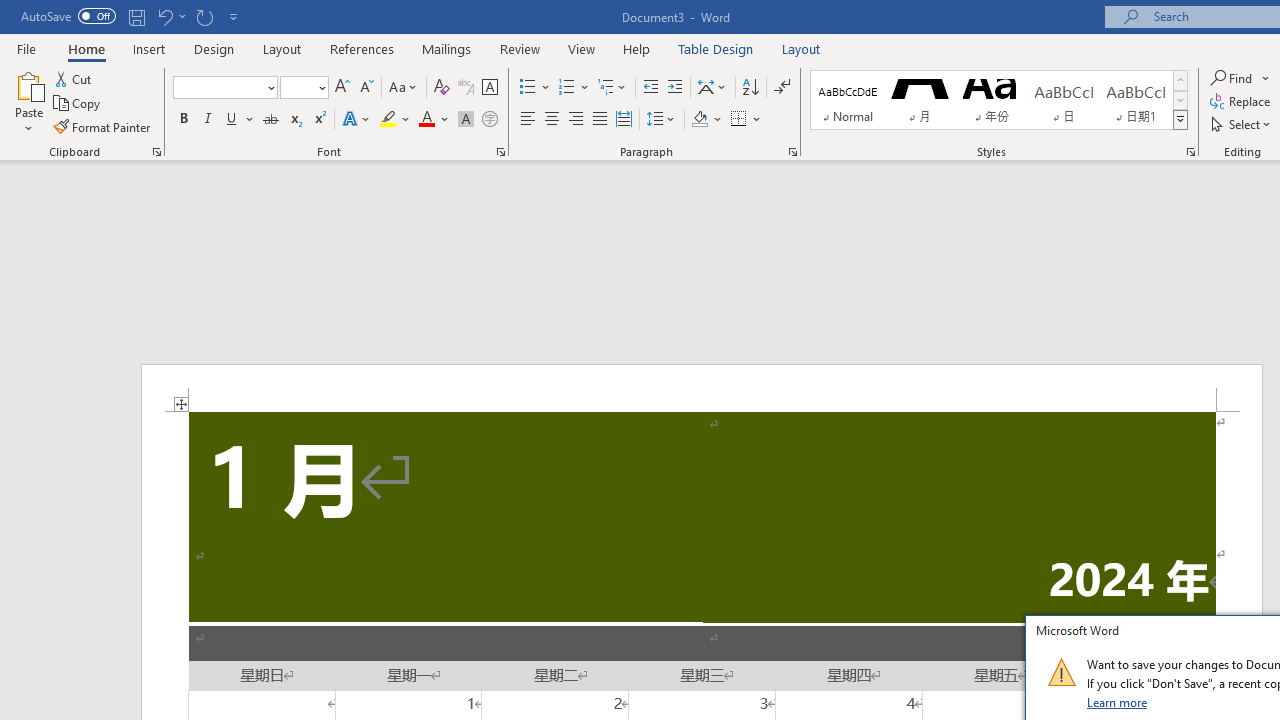  Describe the element at coordinates (501, 150) in the screenshot. I see `'Font...'` at that location.